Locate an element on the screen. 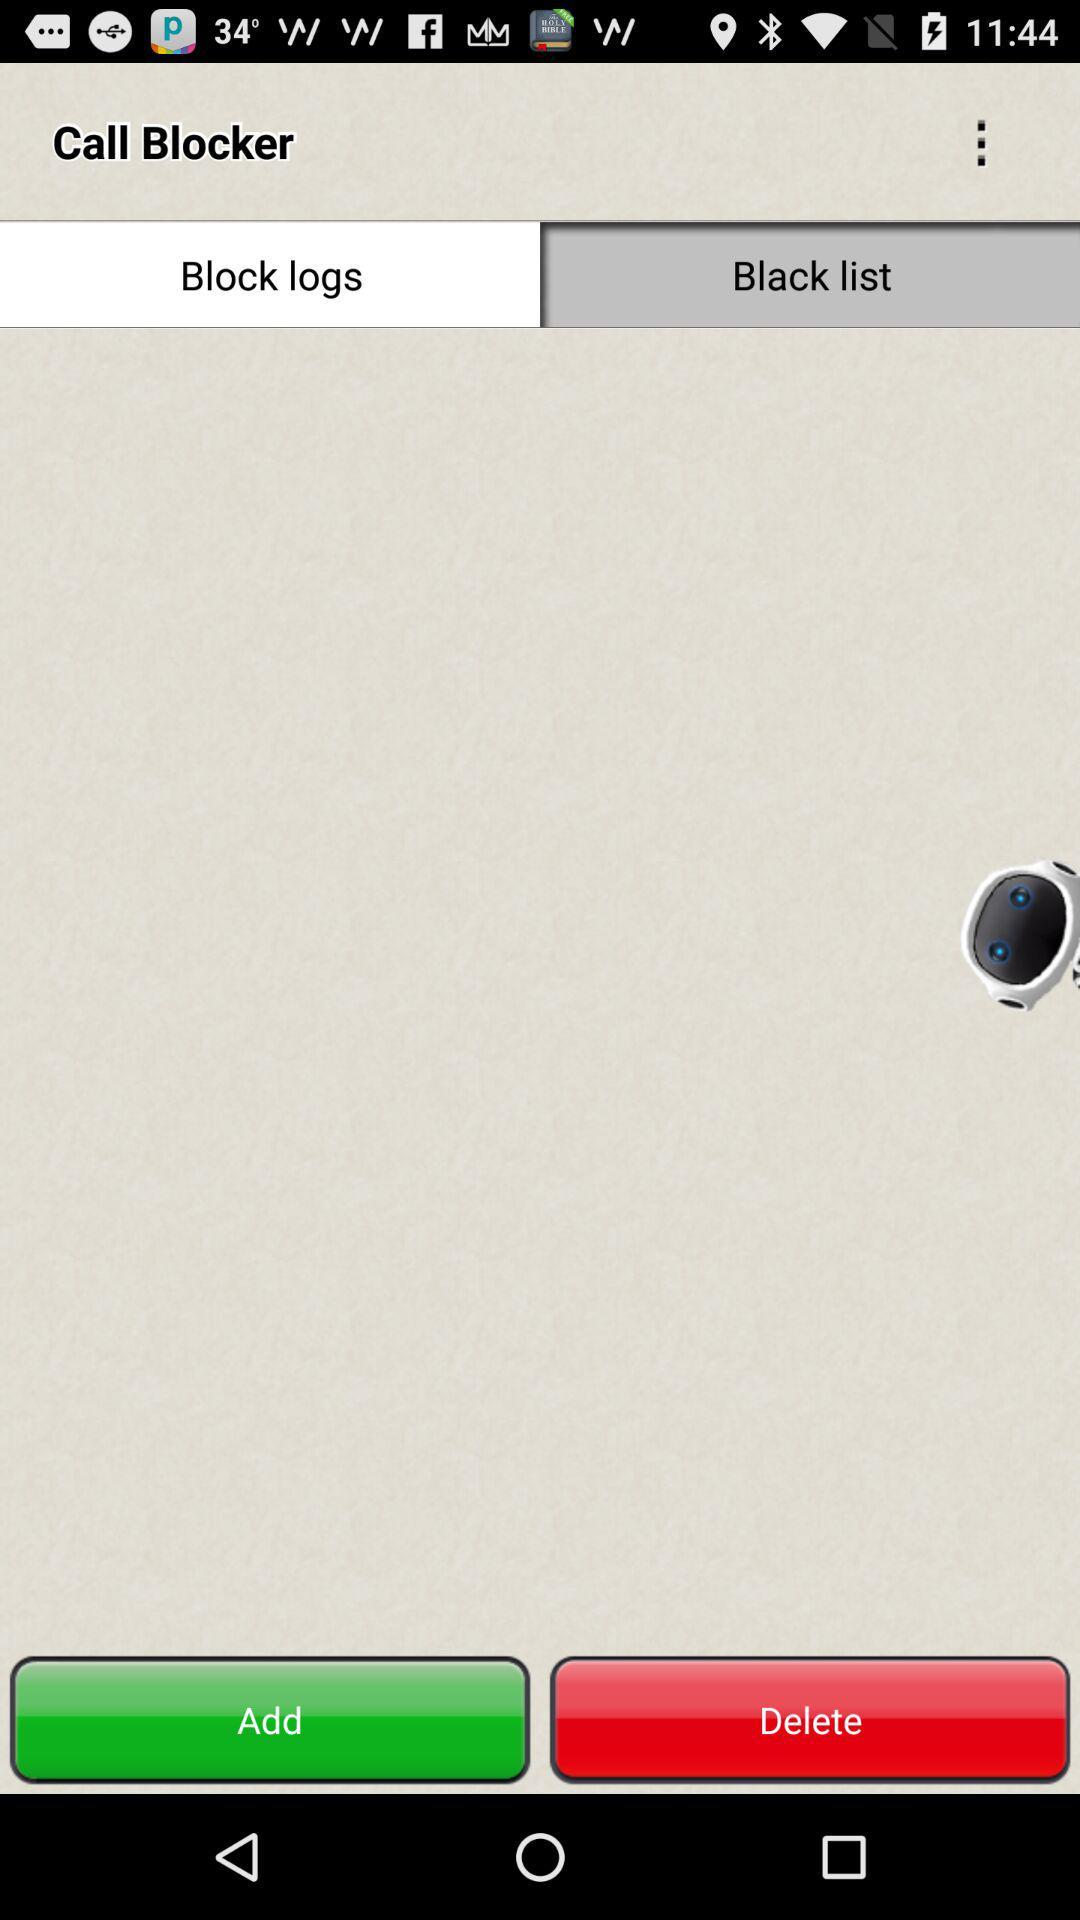 The width and height of the screenshot is (1080, 1920). icon on the right is located at coordinates (1018, 927).